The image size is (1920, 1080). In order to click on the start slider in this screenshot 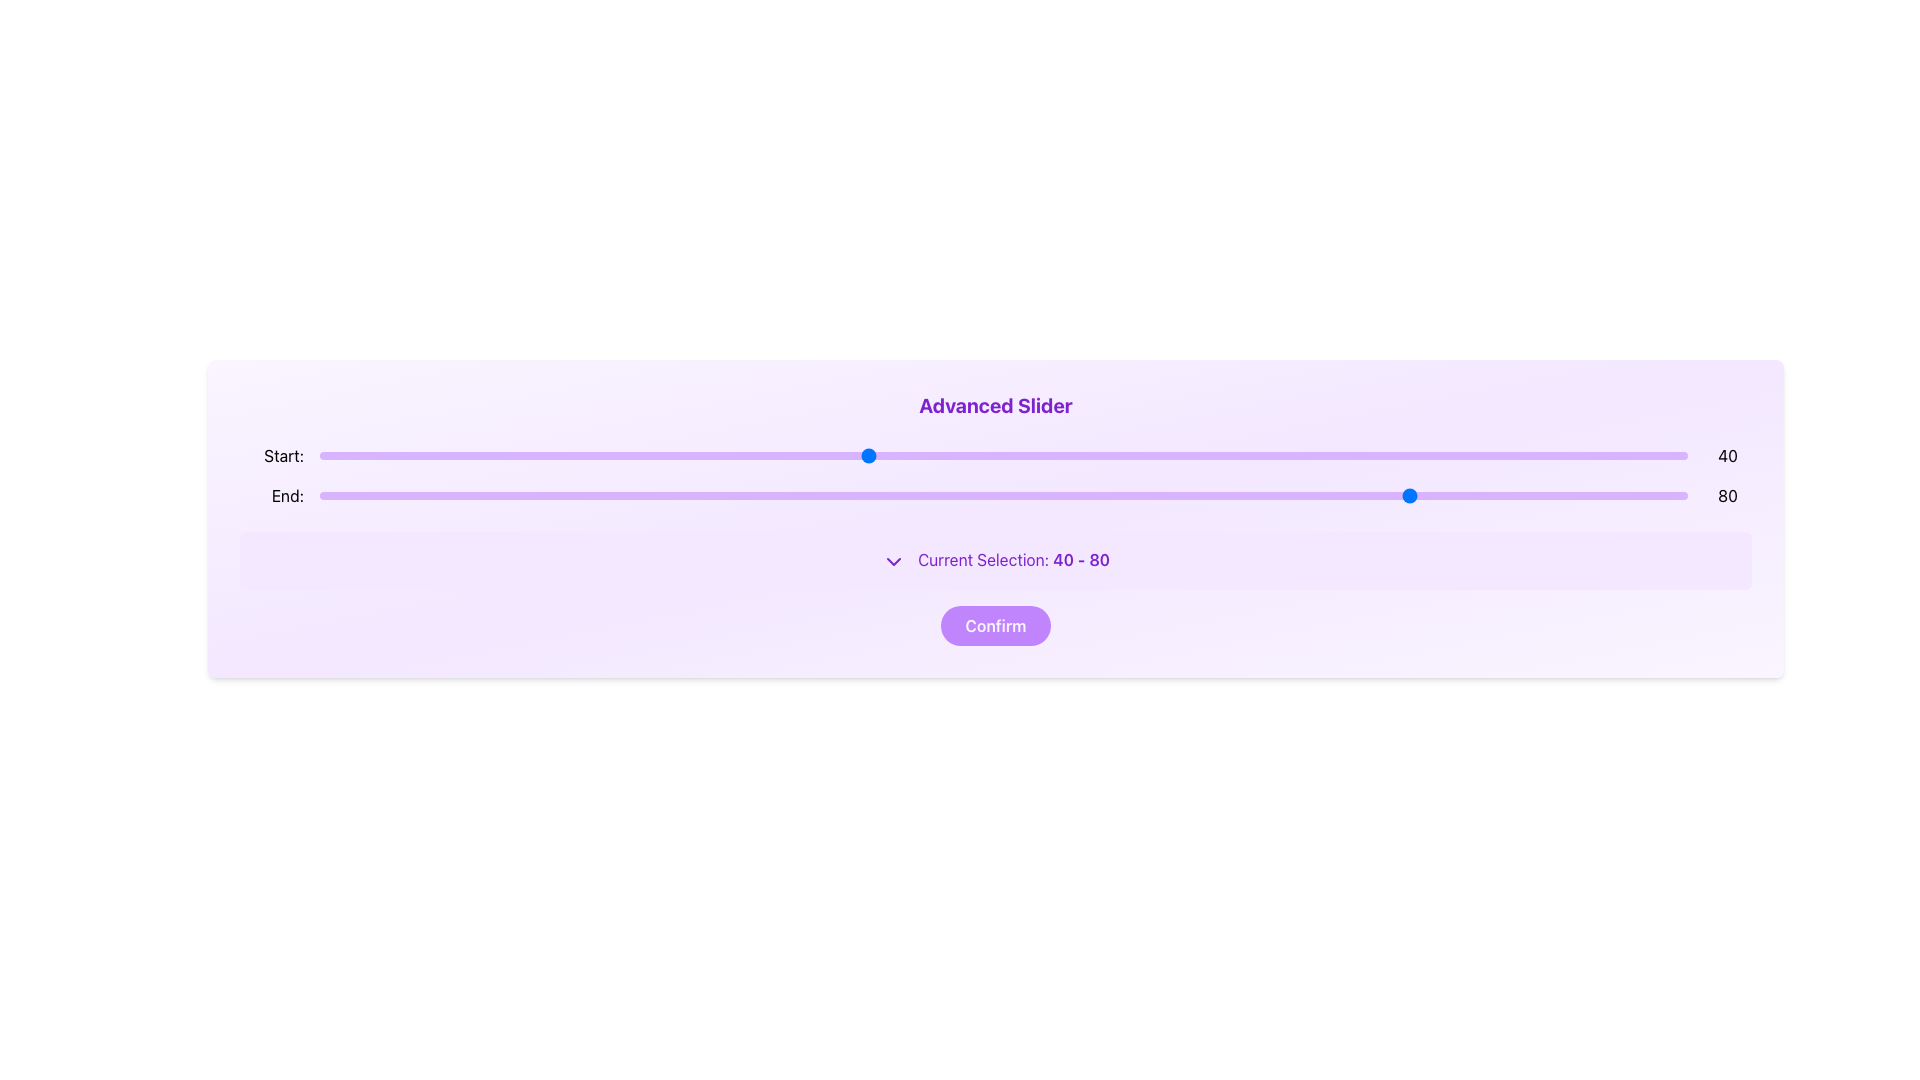, I will do `click(839, 455)`.